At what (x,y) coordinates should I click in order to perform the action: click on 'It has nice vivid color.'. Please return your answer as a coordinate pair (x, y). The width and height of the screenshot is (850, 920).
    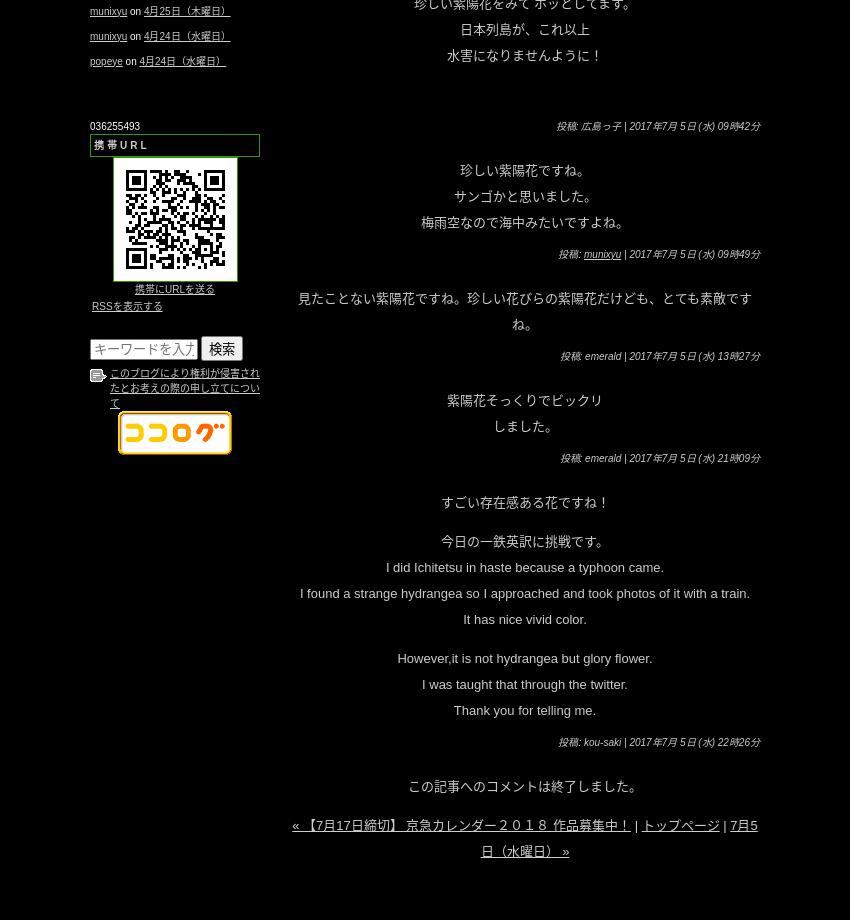
    Looking at the image, I should click on (523, 617).